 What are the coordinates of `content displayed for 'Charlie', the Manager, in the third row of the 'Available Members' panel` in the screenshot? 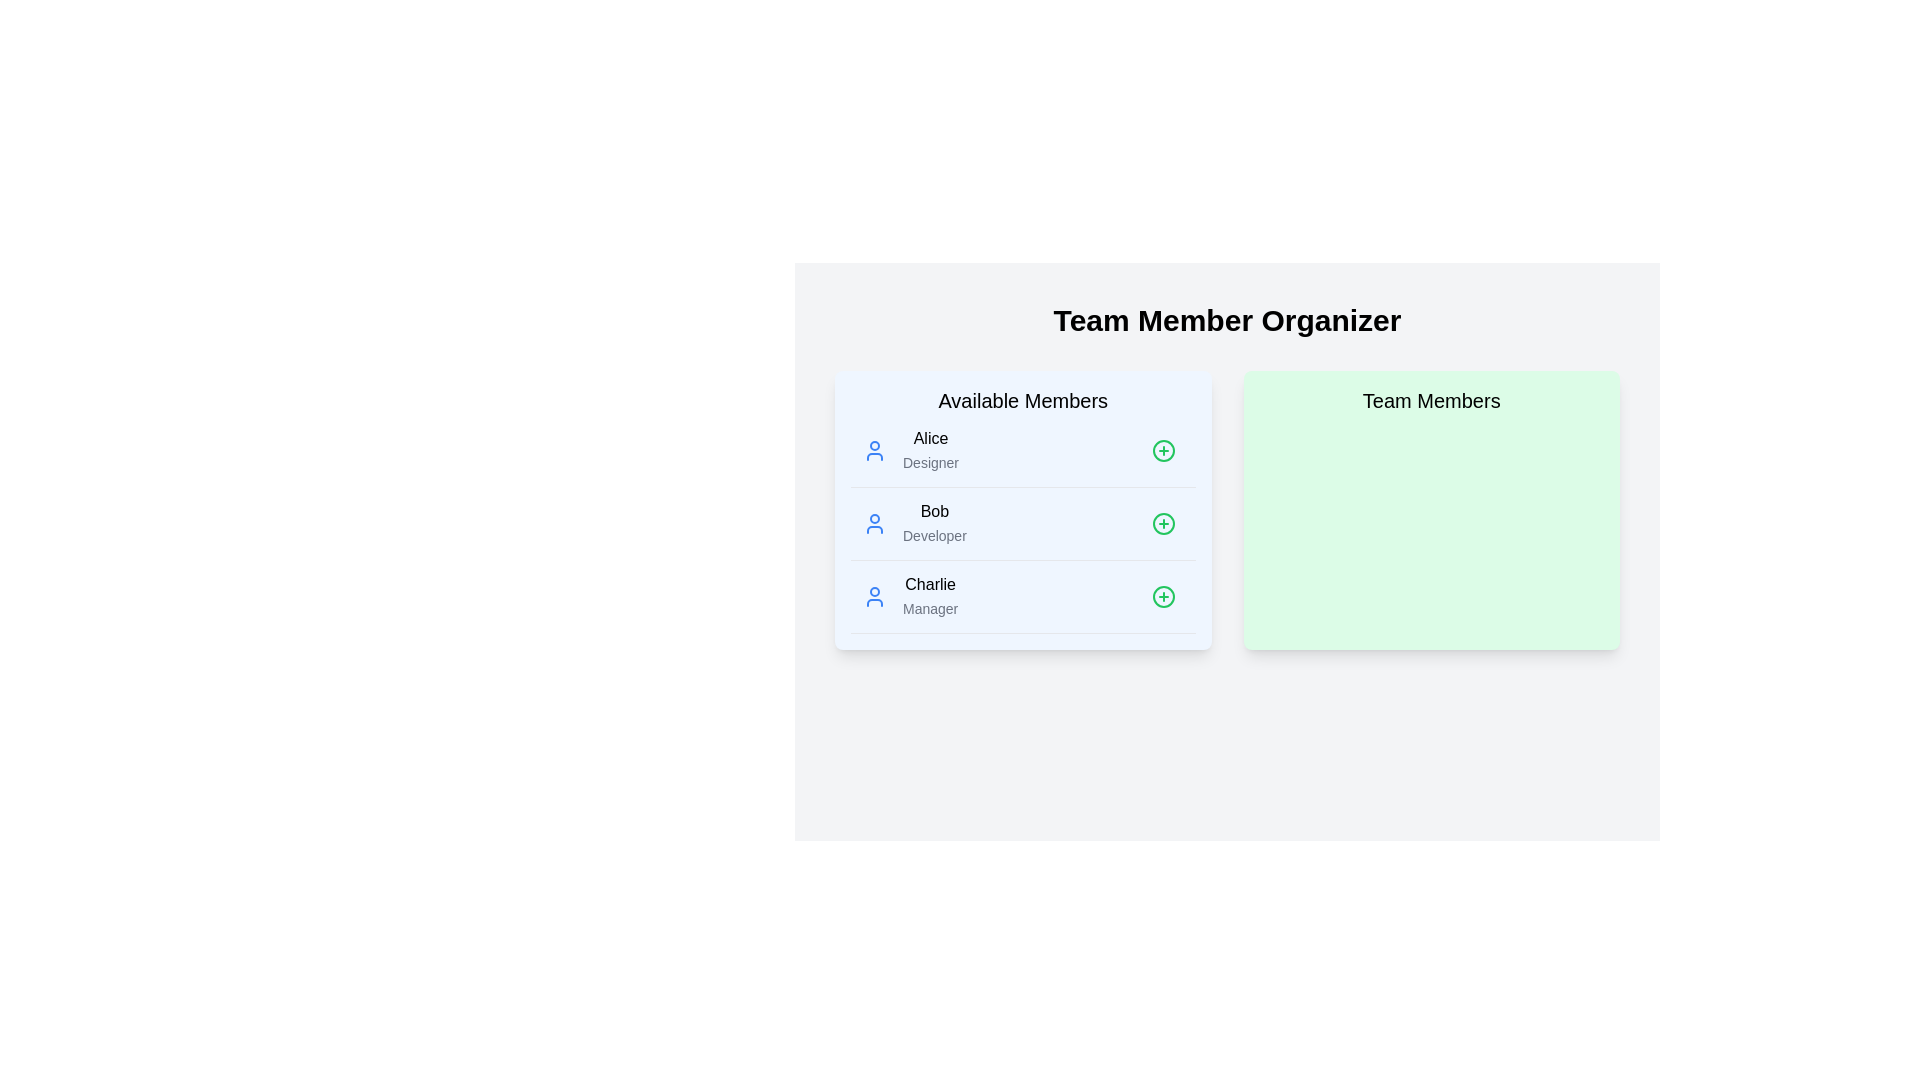 It's located at (929, 596).